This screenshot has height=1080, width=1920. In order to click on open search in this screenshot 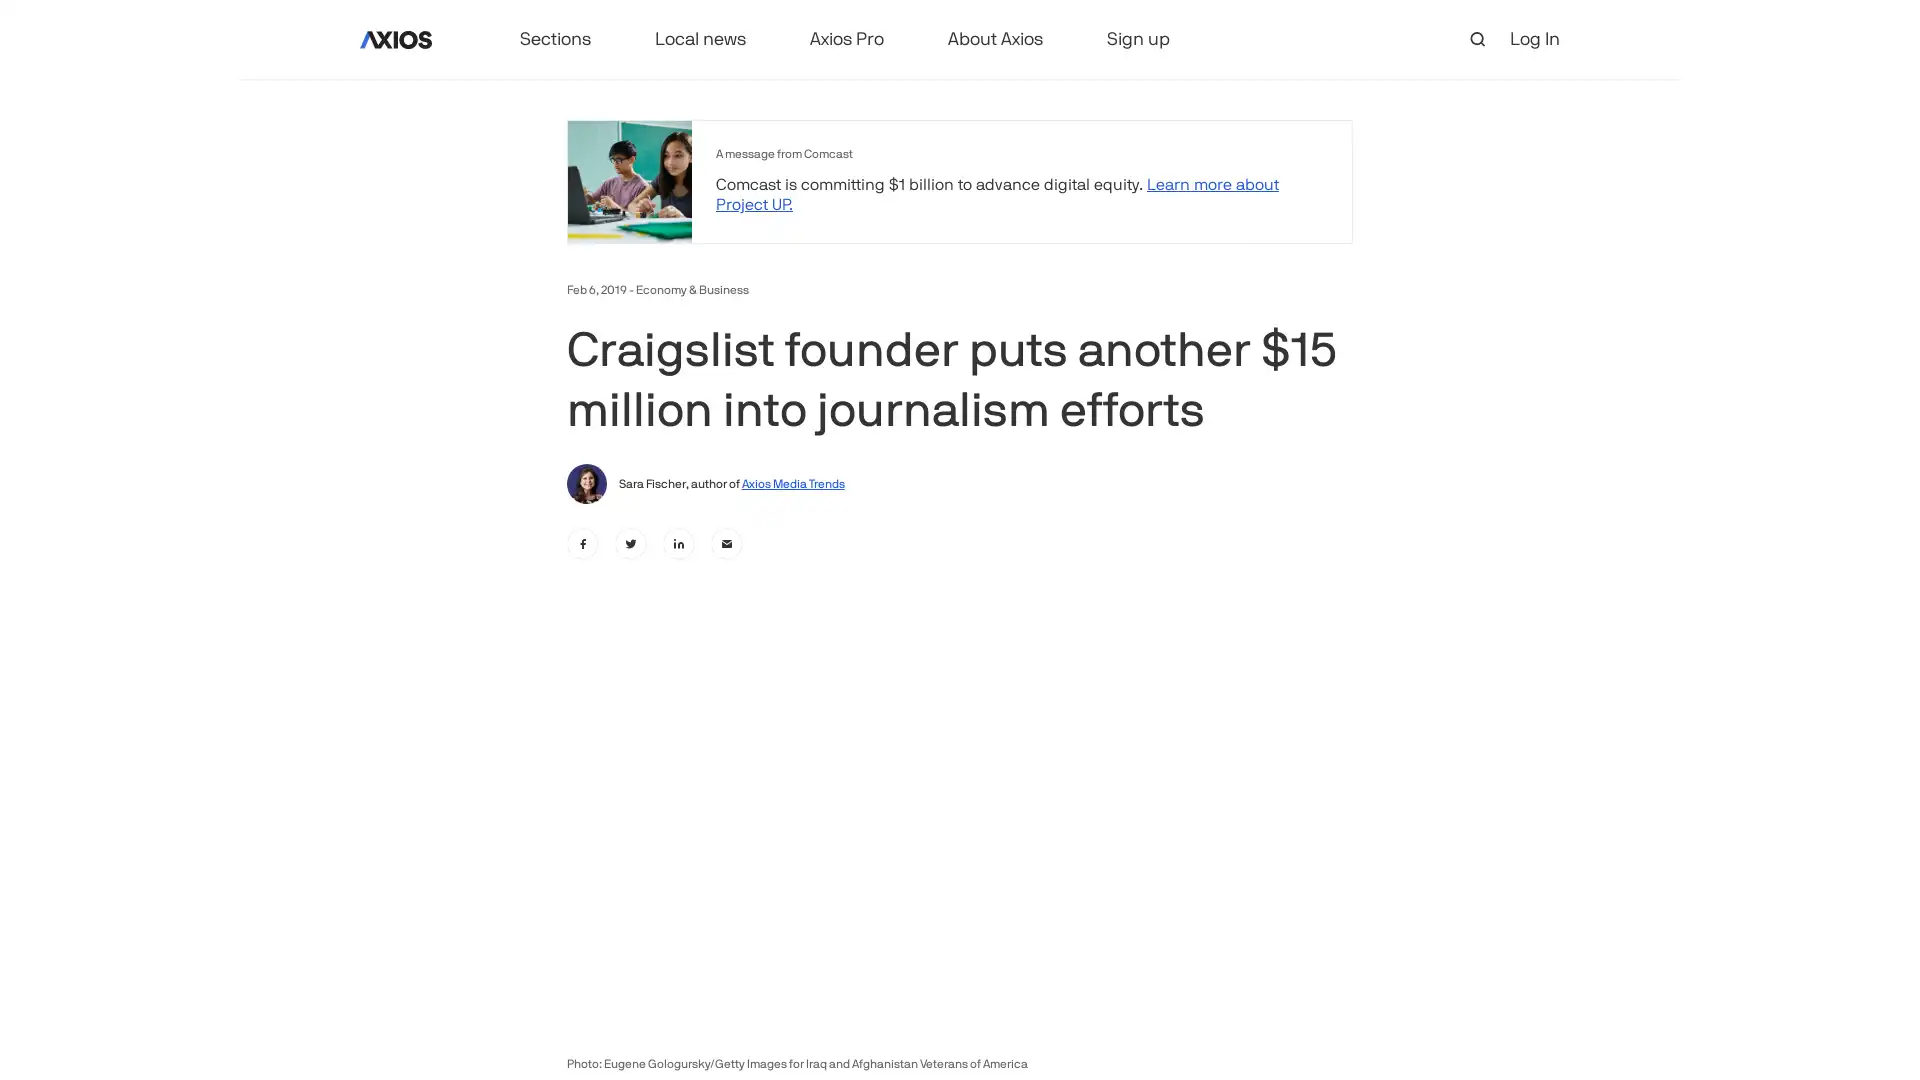, I will do `click(1478, 39)`.